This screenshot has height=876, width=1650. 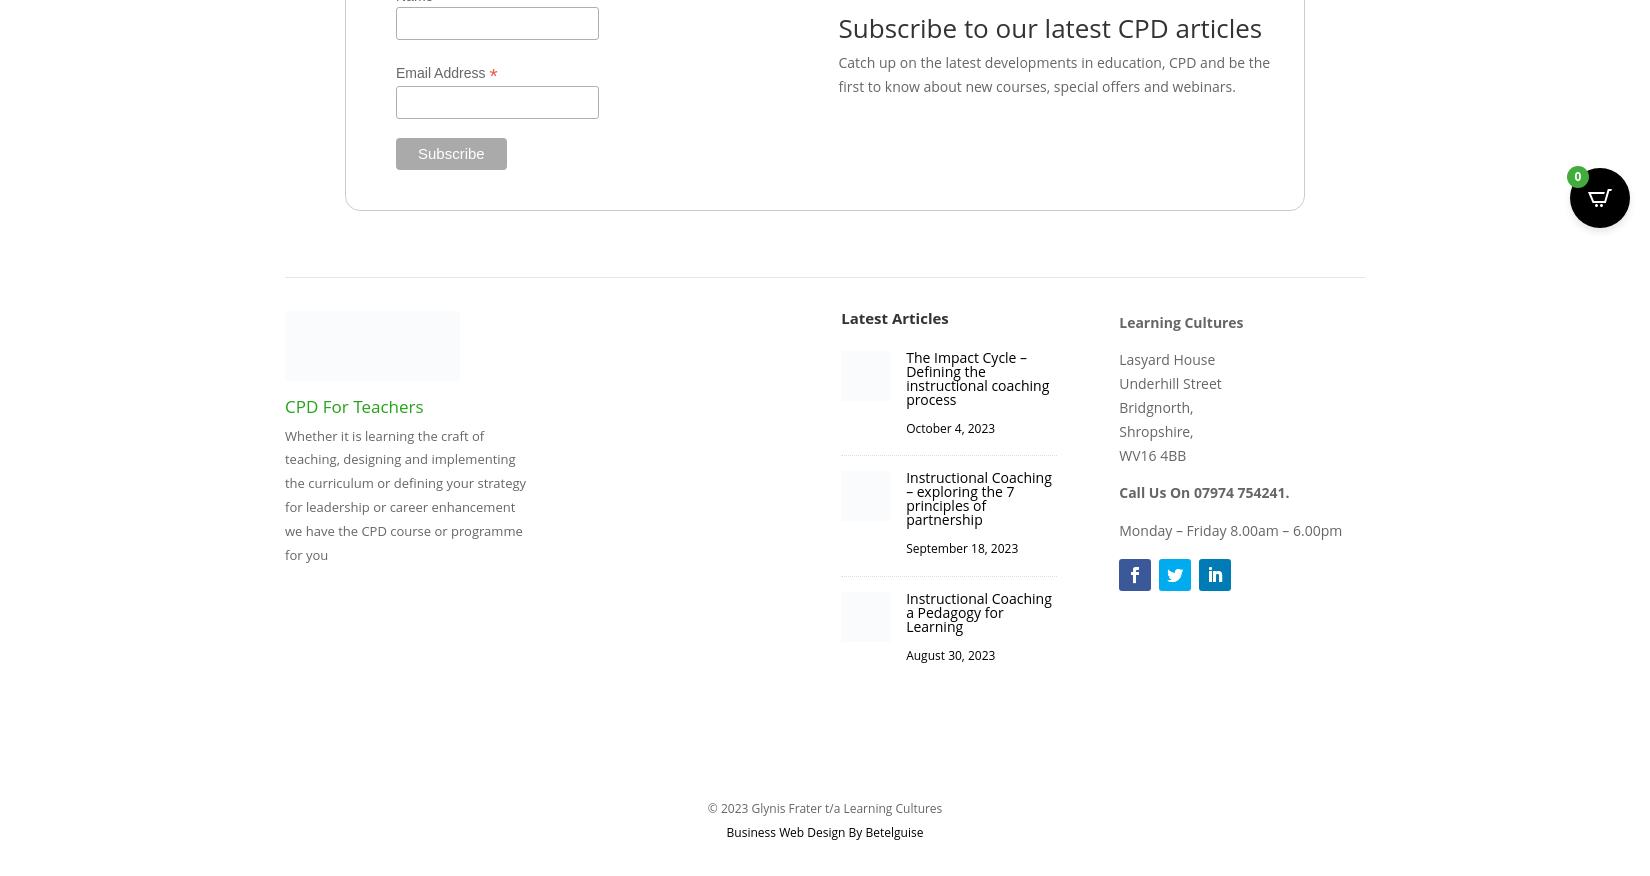 What do you see at coordinates (1054, 74) in the screenshot?
I see `'Catch up on the latest developments in education, CPD and be the first to know about new courses, special offers and webinars.'` at bounding box center [1054, 74].